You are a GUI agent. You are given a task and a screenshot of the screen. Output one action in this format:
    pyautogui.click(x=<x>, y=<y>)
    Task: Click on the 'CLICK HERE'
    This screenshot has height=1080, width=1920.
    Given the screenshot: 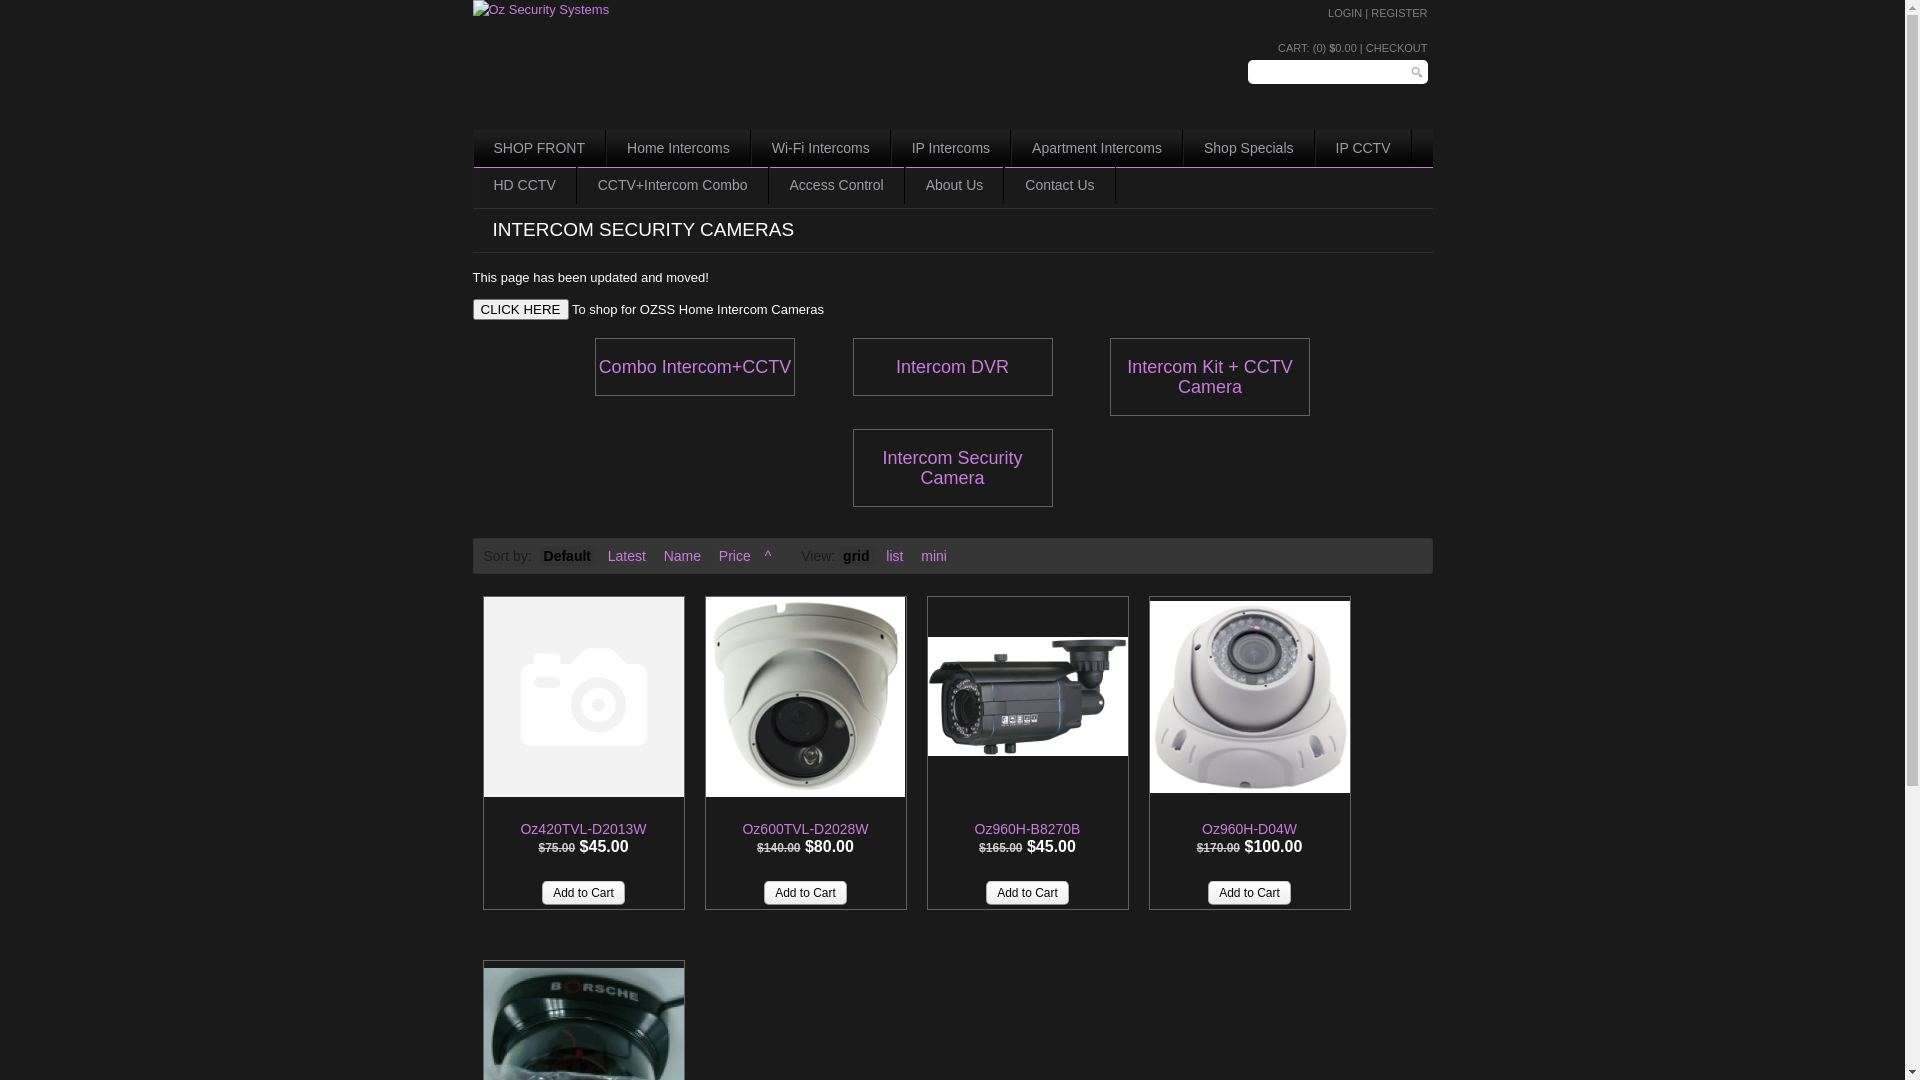 What is the action you would take?
    pyautogui.click(x=519, y=309)
    